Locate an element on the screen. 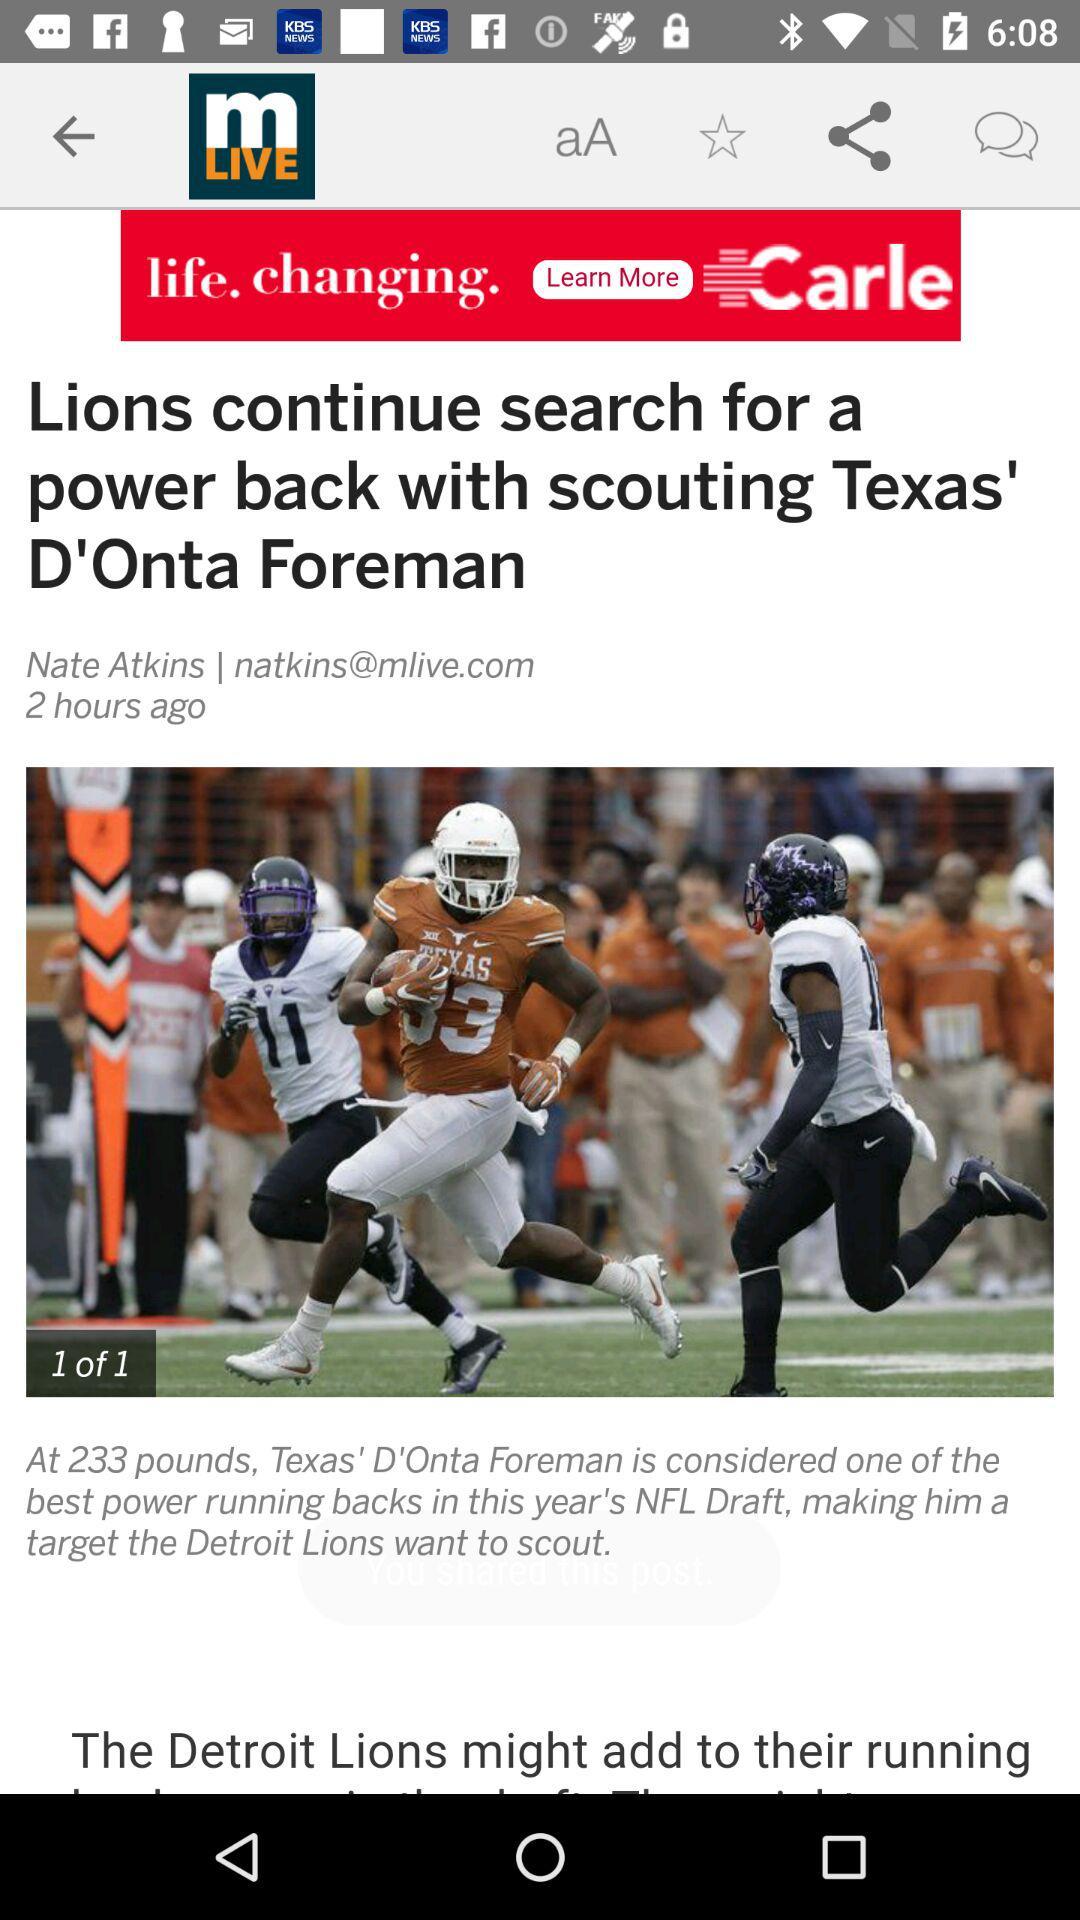  the text to the left of star icon is located at coordinates (585, 136).